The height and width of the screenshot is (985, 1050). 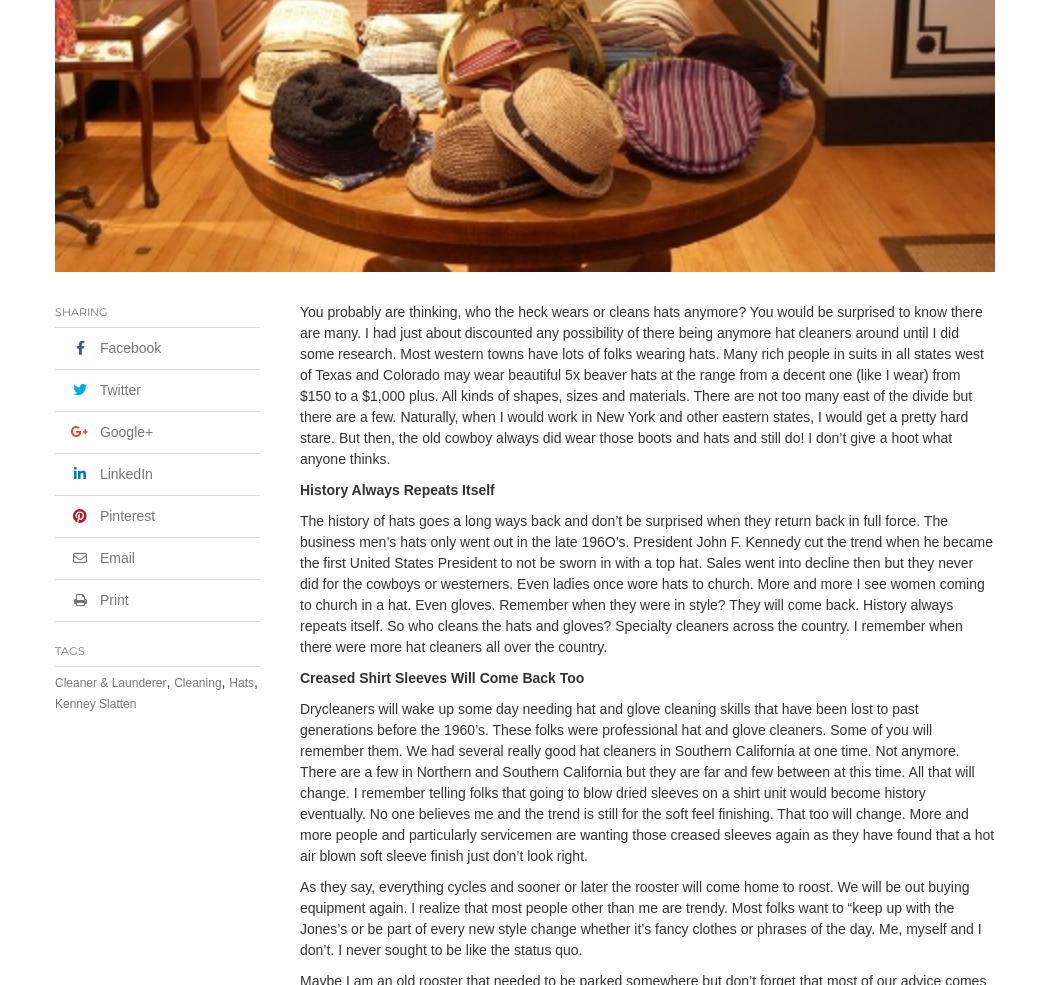 I want to click on 'History Always Repeats Itself', so click(x=397, y=489).